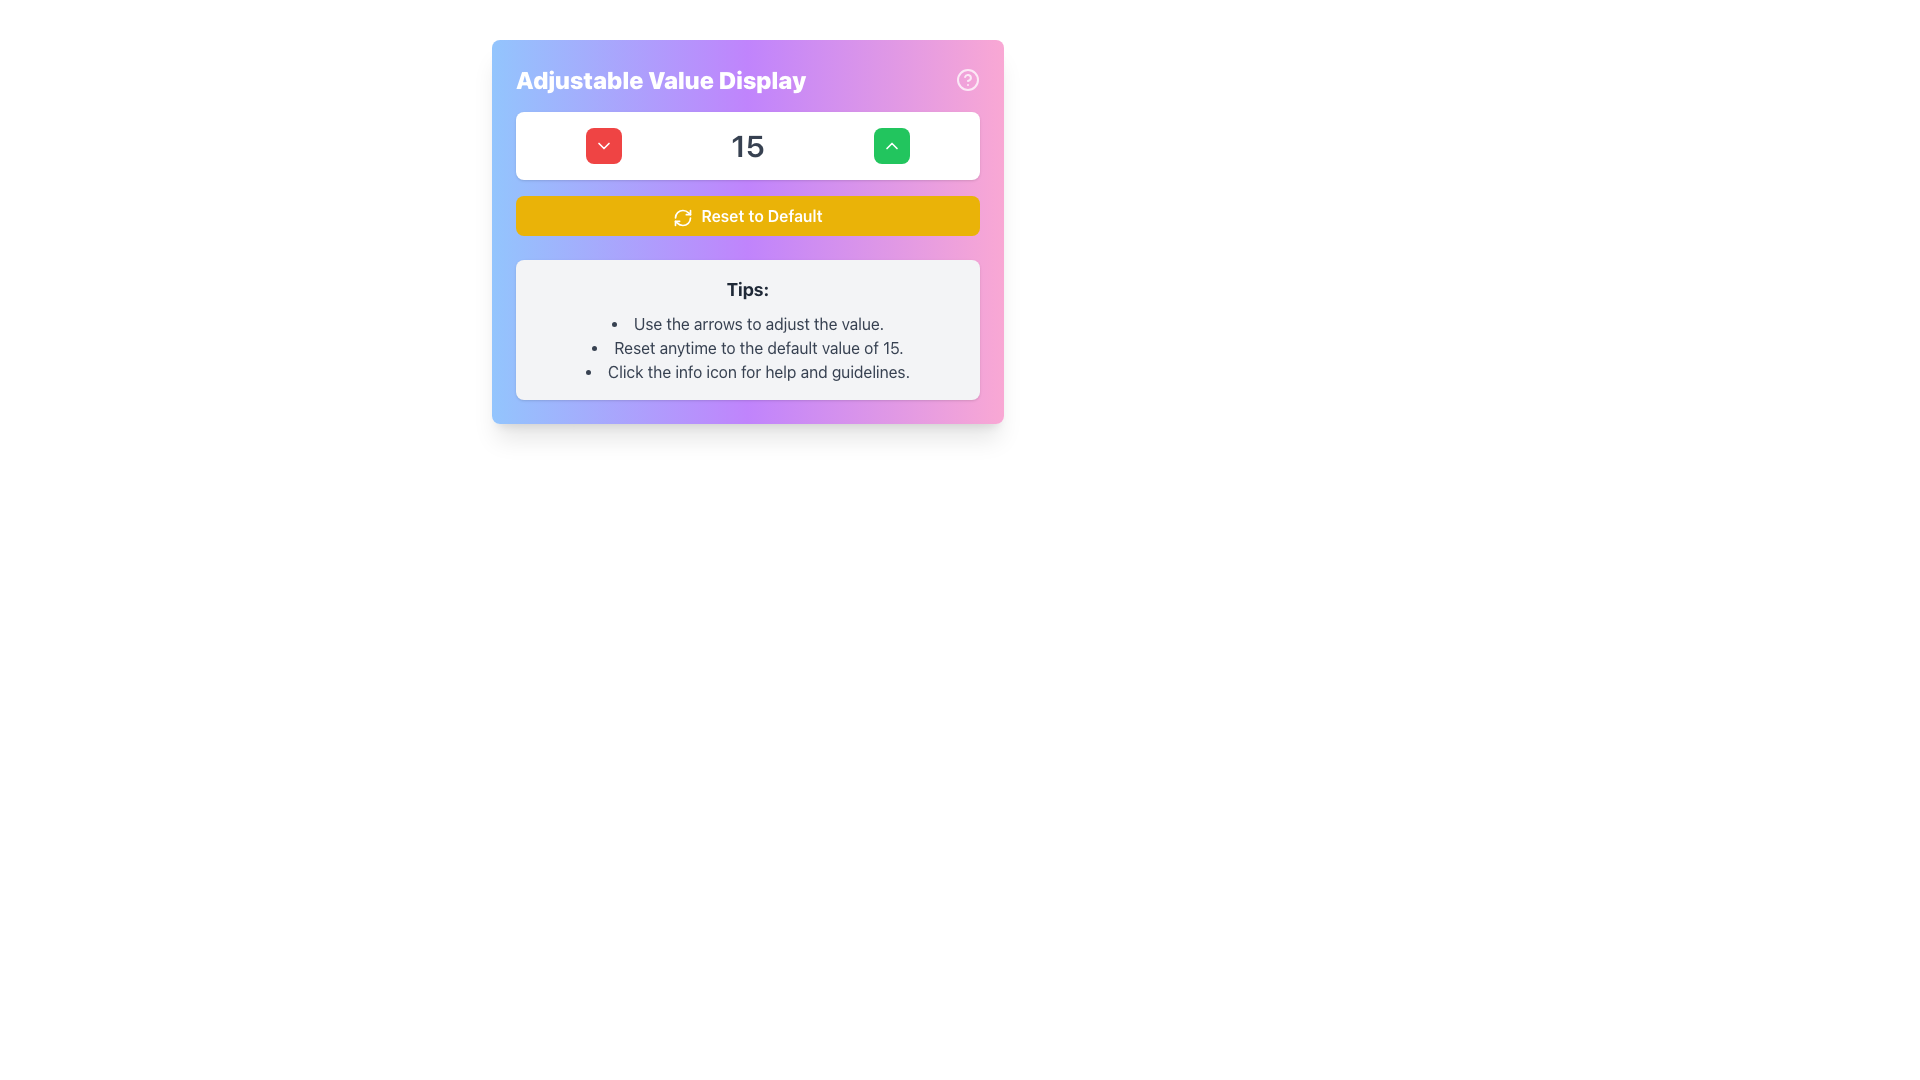 This screenshot has width=1920, height=1080. What do you see at coordinates (747, 79) in the screenshot?
I see `the prominent text header displaying 'Adjustable Value Display', which is styled in bold, large, white text against a colorful gradient background` at bounding box center [747, 79].